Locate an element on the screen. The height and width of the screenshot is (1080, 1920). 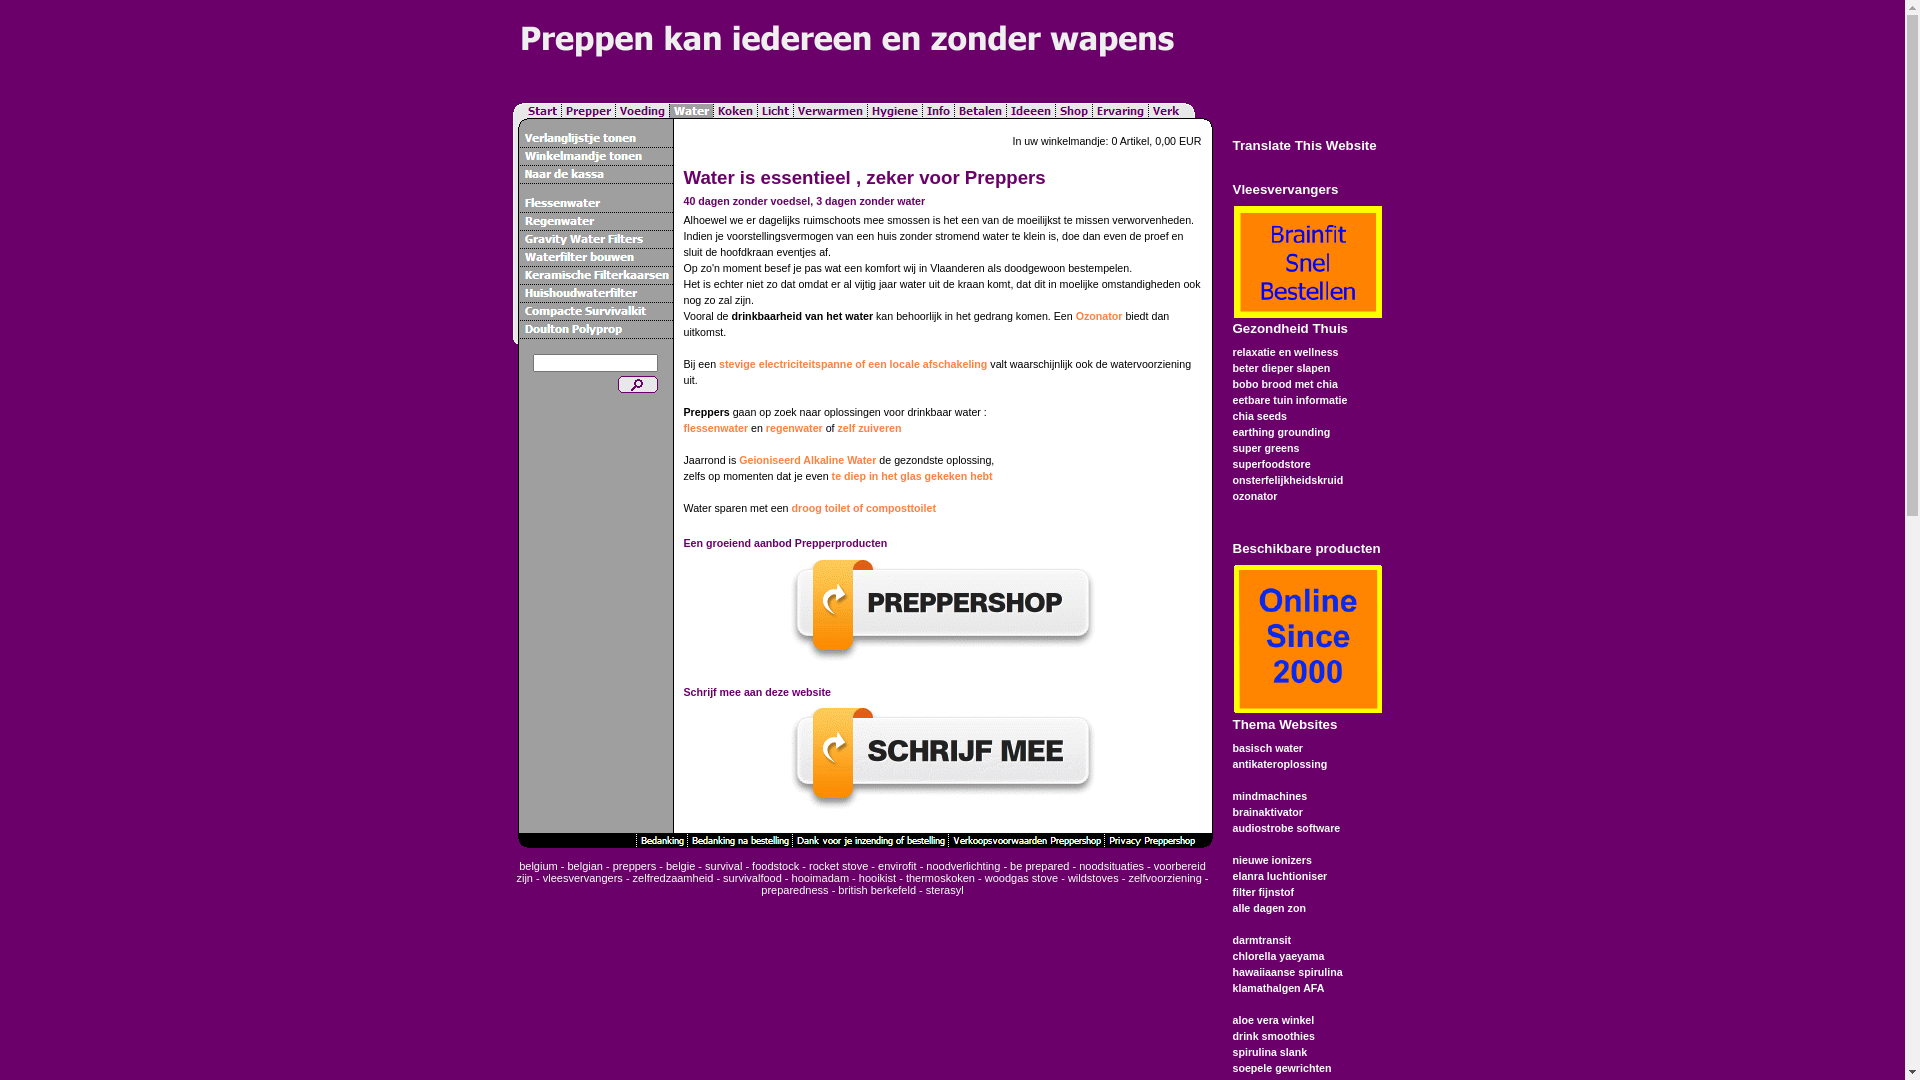
'bobo brood met chia' is located at coordinates (1231, 384).